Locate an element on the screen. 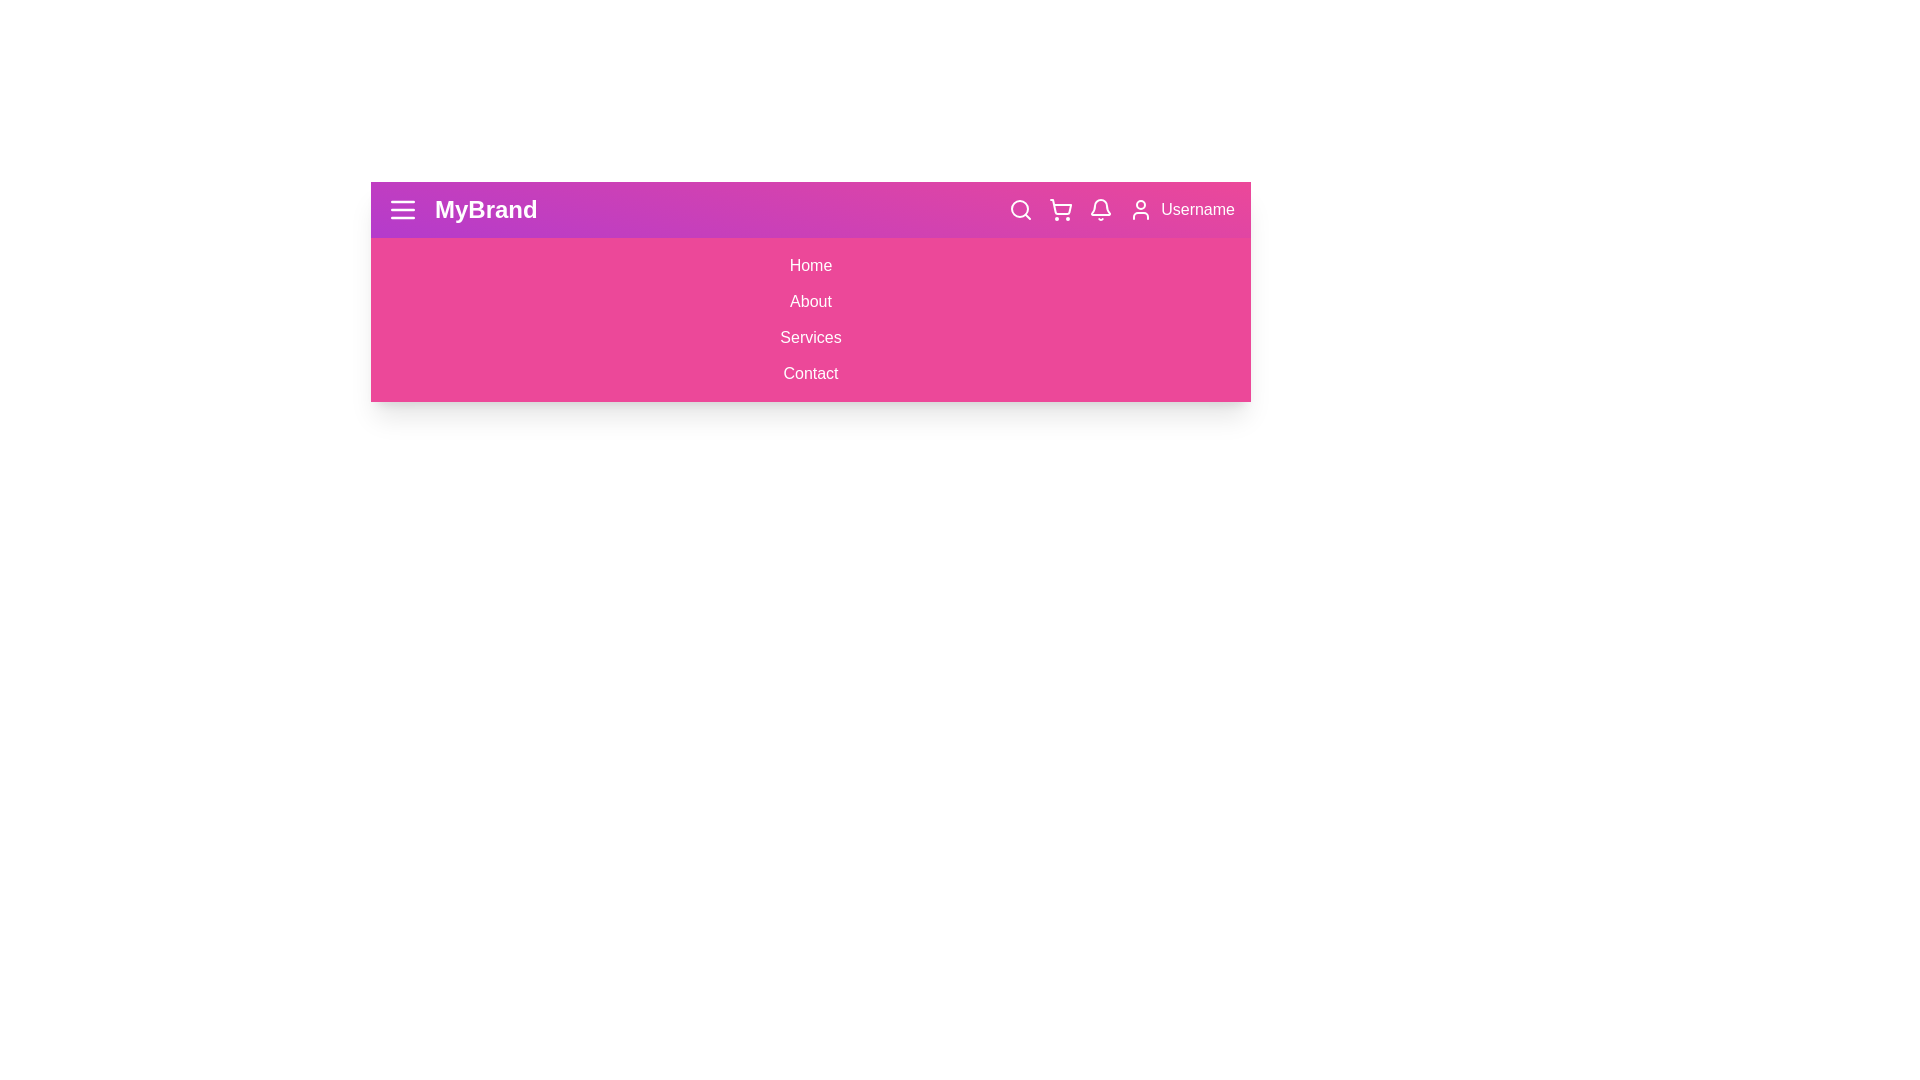 Image resolution: width=1920 pixels, height=1080 pixels. the 'MyBrand' logo to navigate to the homepage is located at coordinates (460, 209).